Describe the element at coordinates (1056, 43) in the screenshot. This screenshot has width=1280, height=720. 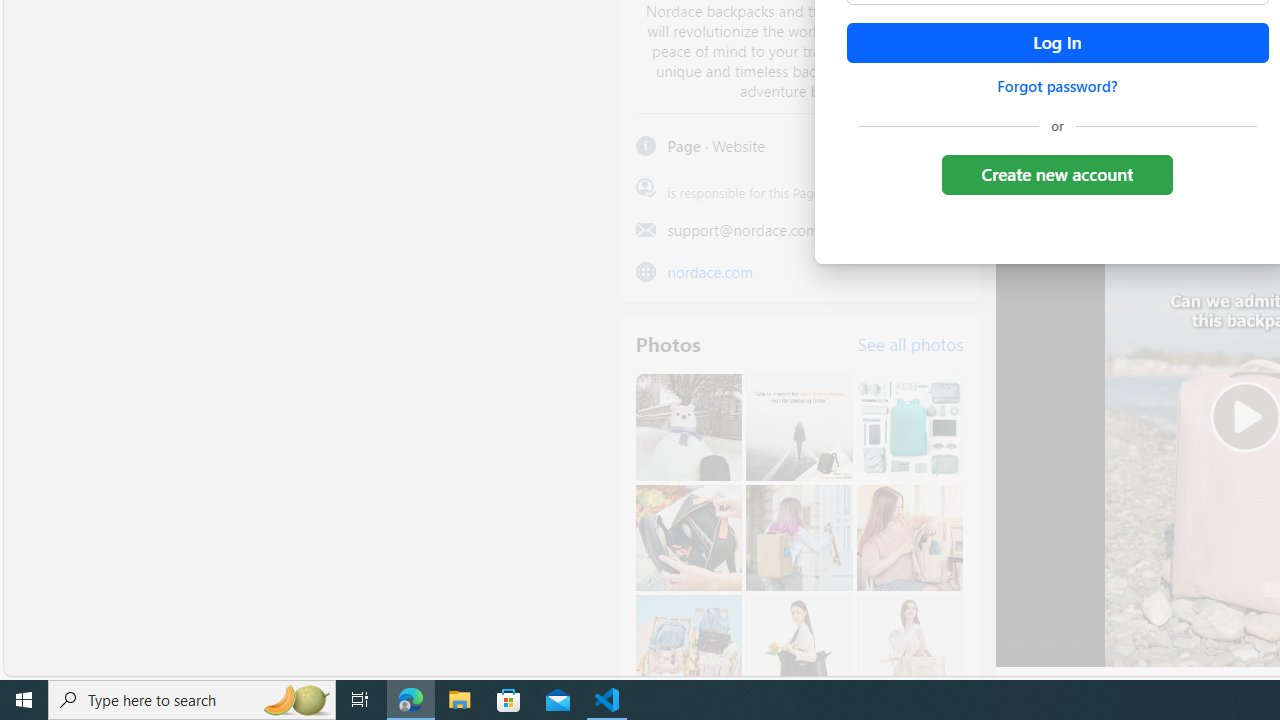
I see `'Accessible login button'` at that location.